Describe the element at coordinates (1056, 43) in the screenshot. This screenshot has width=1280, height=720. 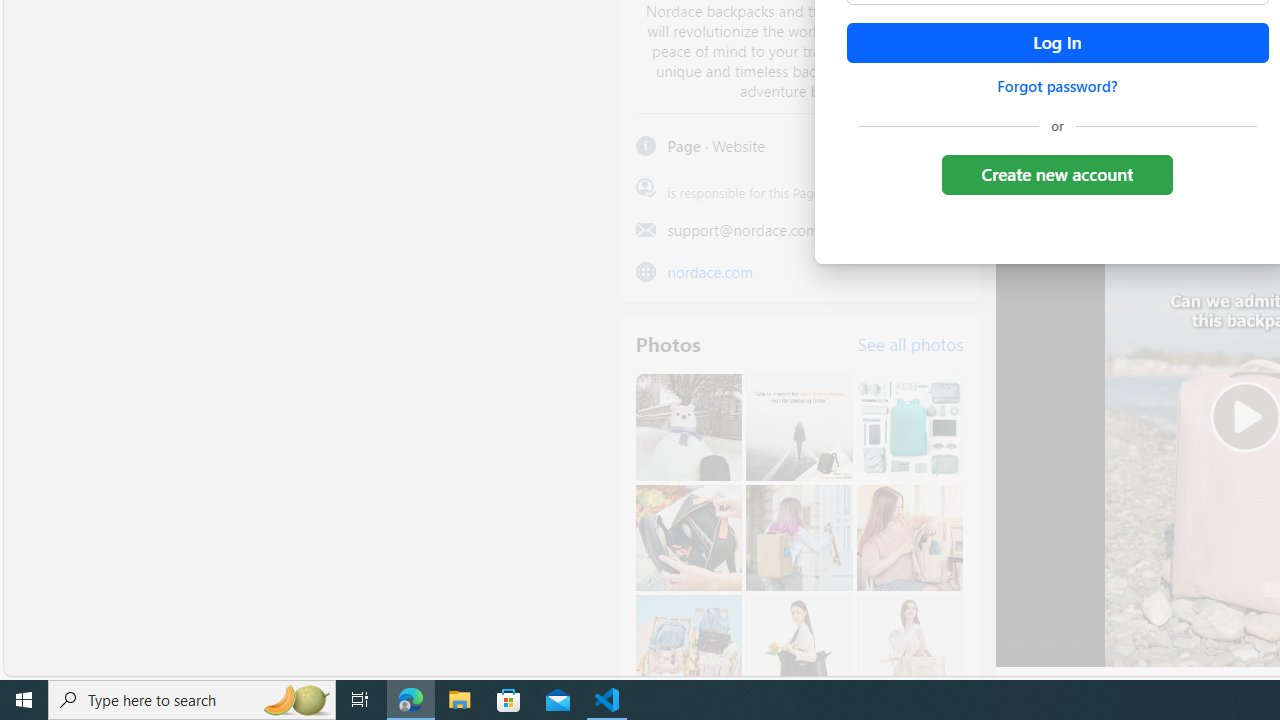
I see `'Accessible login button'` at that location.